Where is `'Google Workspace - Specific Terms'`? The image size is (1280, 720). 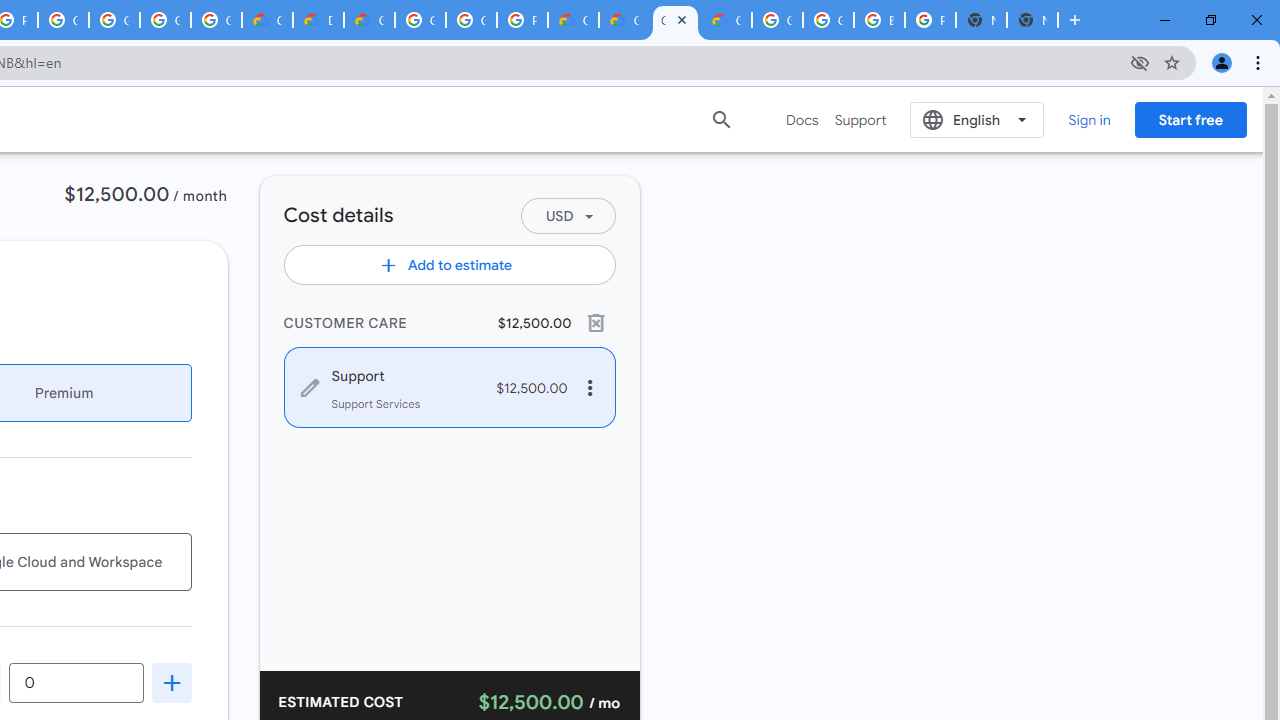 'Google Workspace - Specific Terms' is located at coordinates (216, 20).